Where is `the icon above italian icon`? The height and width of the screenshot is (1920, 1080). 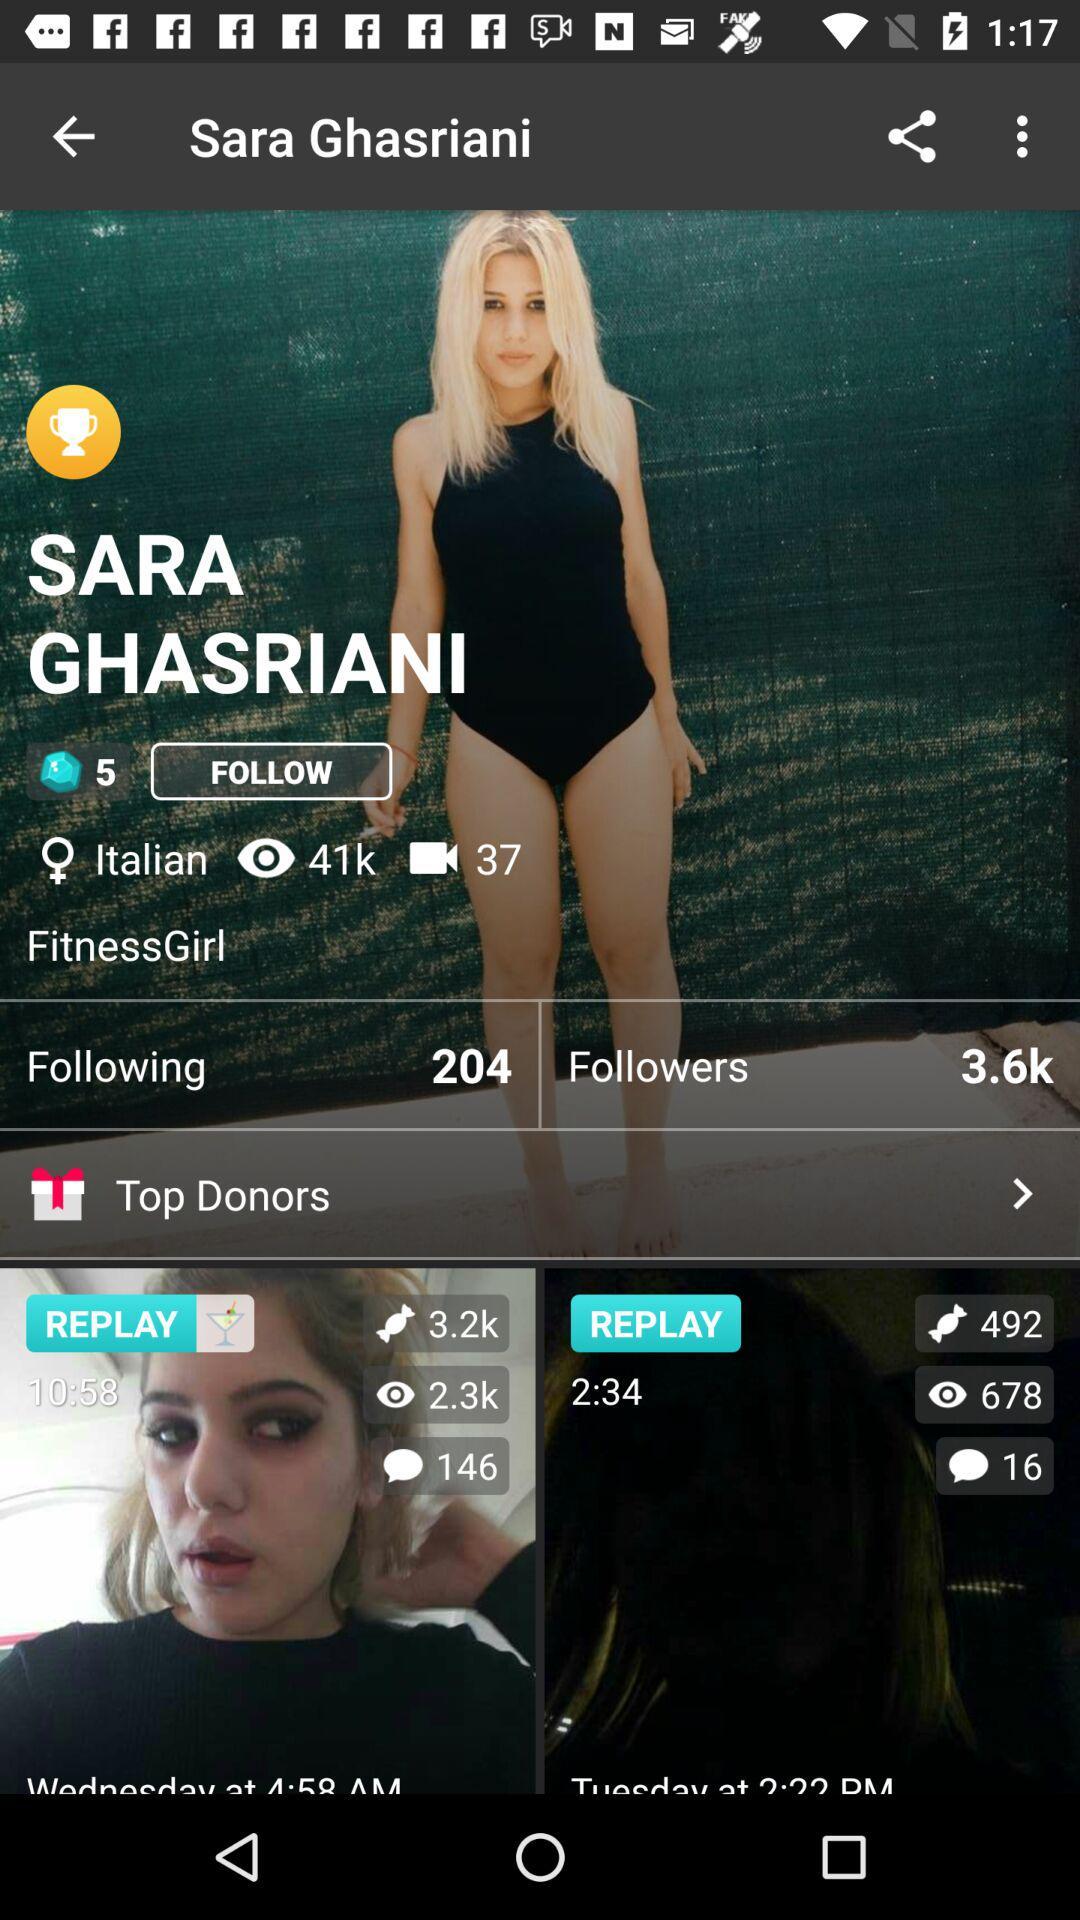
the icon above italian icon is located at coordinates (271, 770).